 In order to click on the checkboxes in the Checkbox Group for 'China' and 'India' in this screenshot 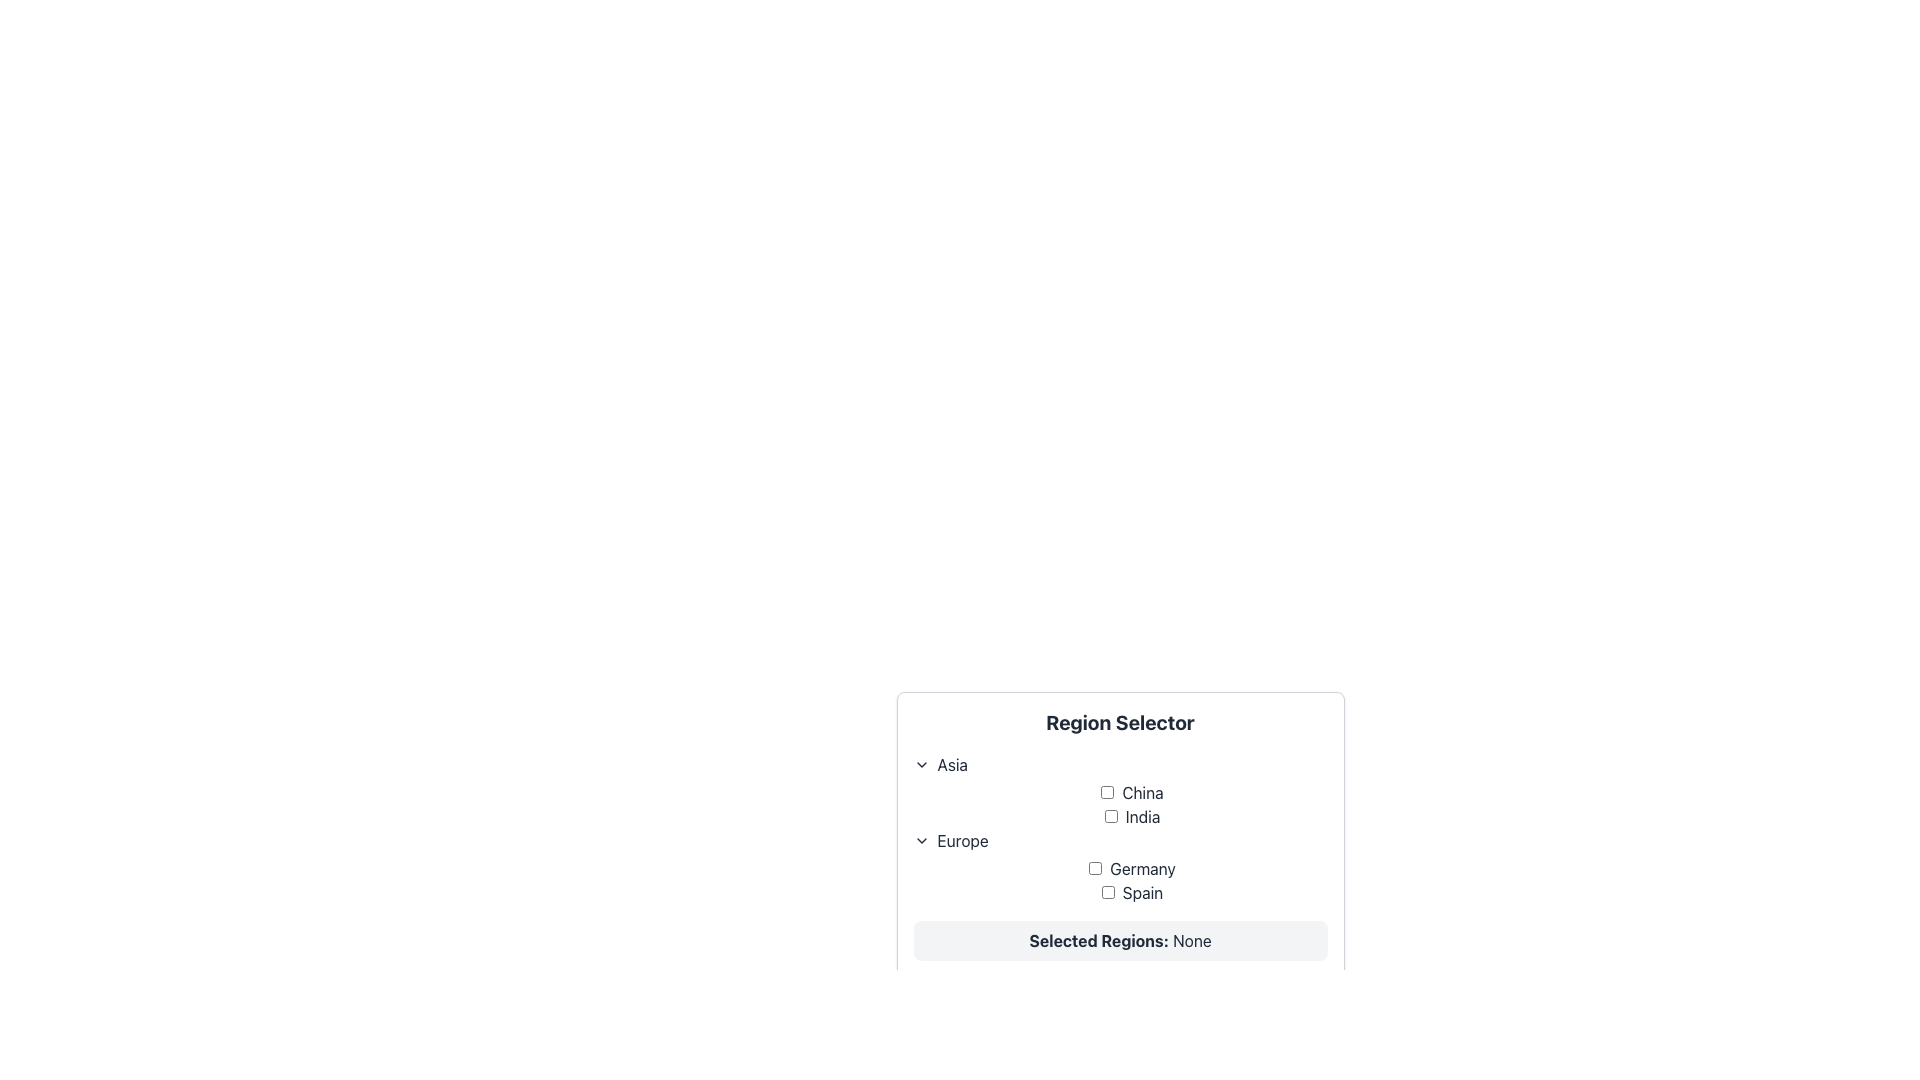, I will do `click(1120, 804)`.